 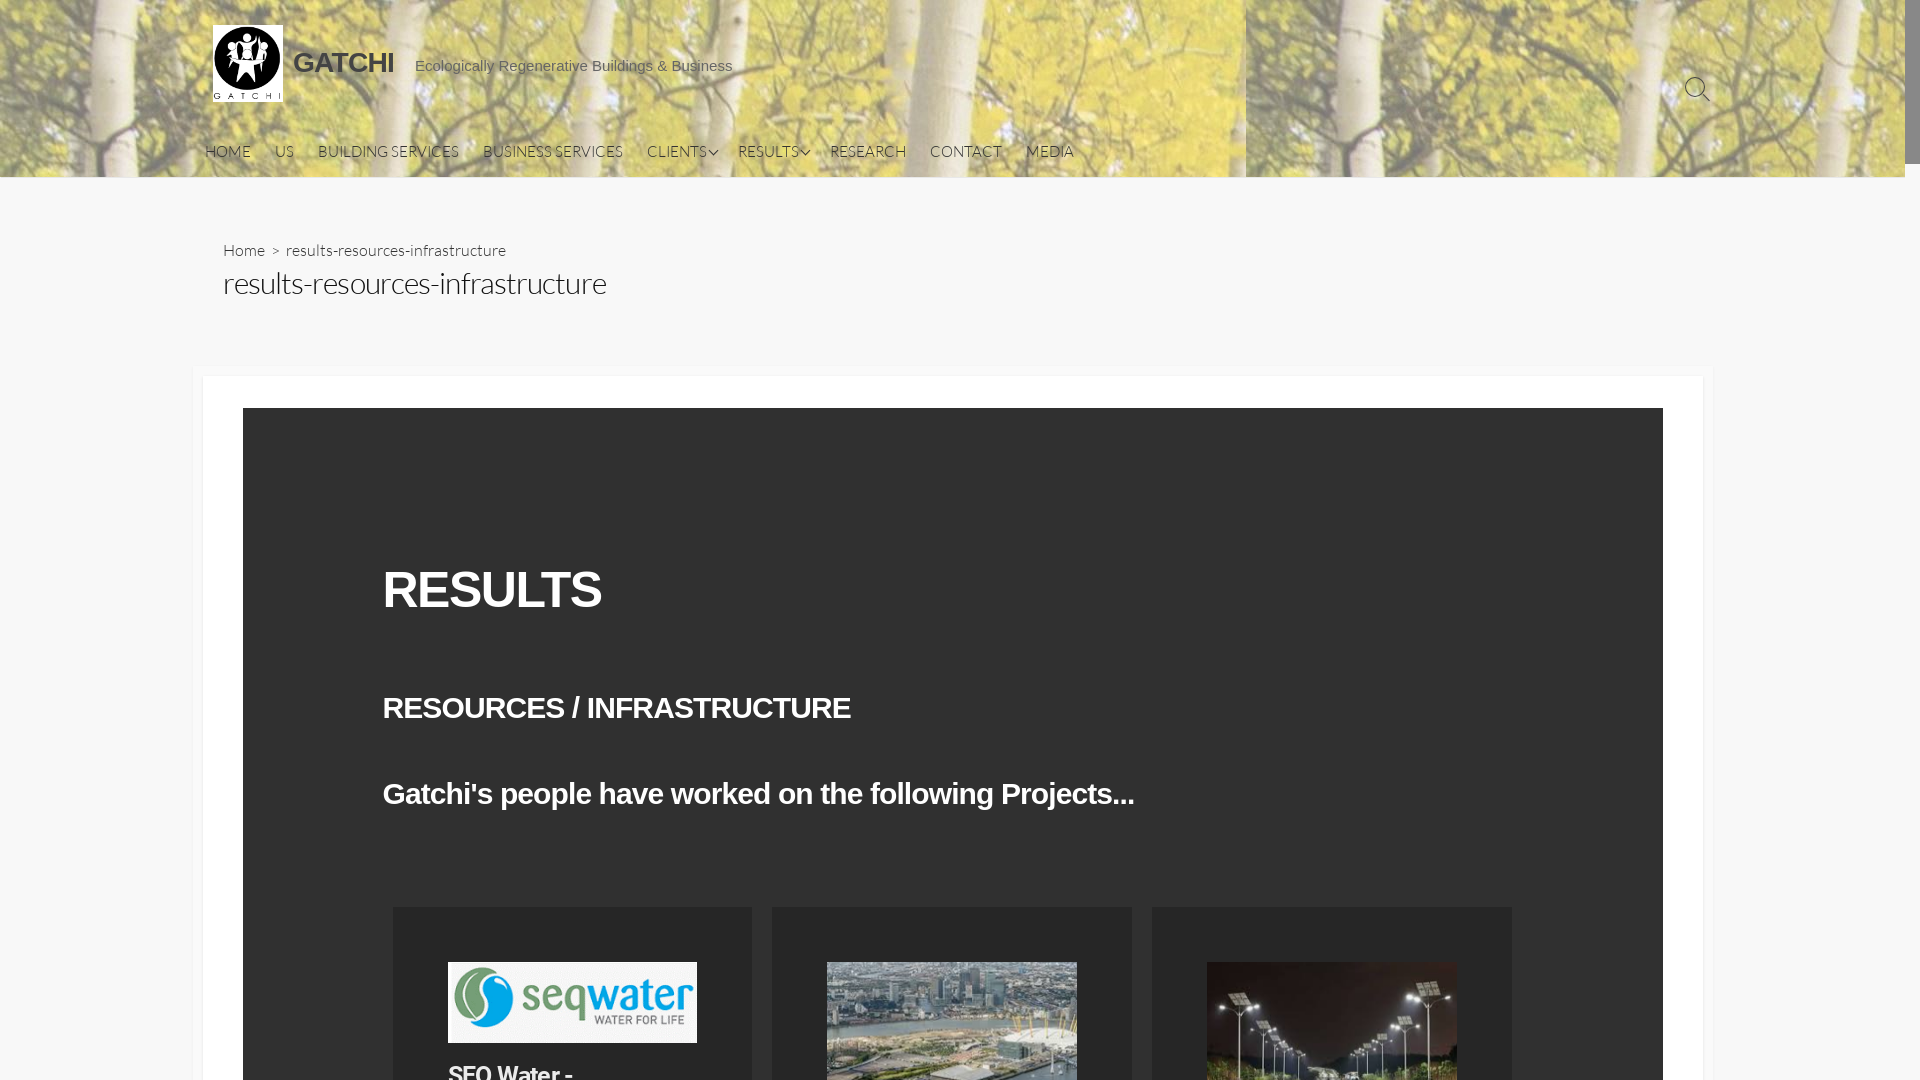 I want to click on 'RESEARCH', so click(x=868, y=150).